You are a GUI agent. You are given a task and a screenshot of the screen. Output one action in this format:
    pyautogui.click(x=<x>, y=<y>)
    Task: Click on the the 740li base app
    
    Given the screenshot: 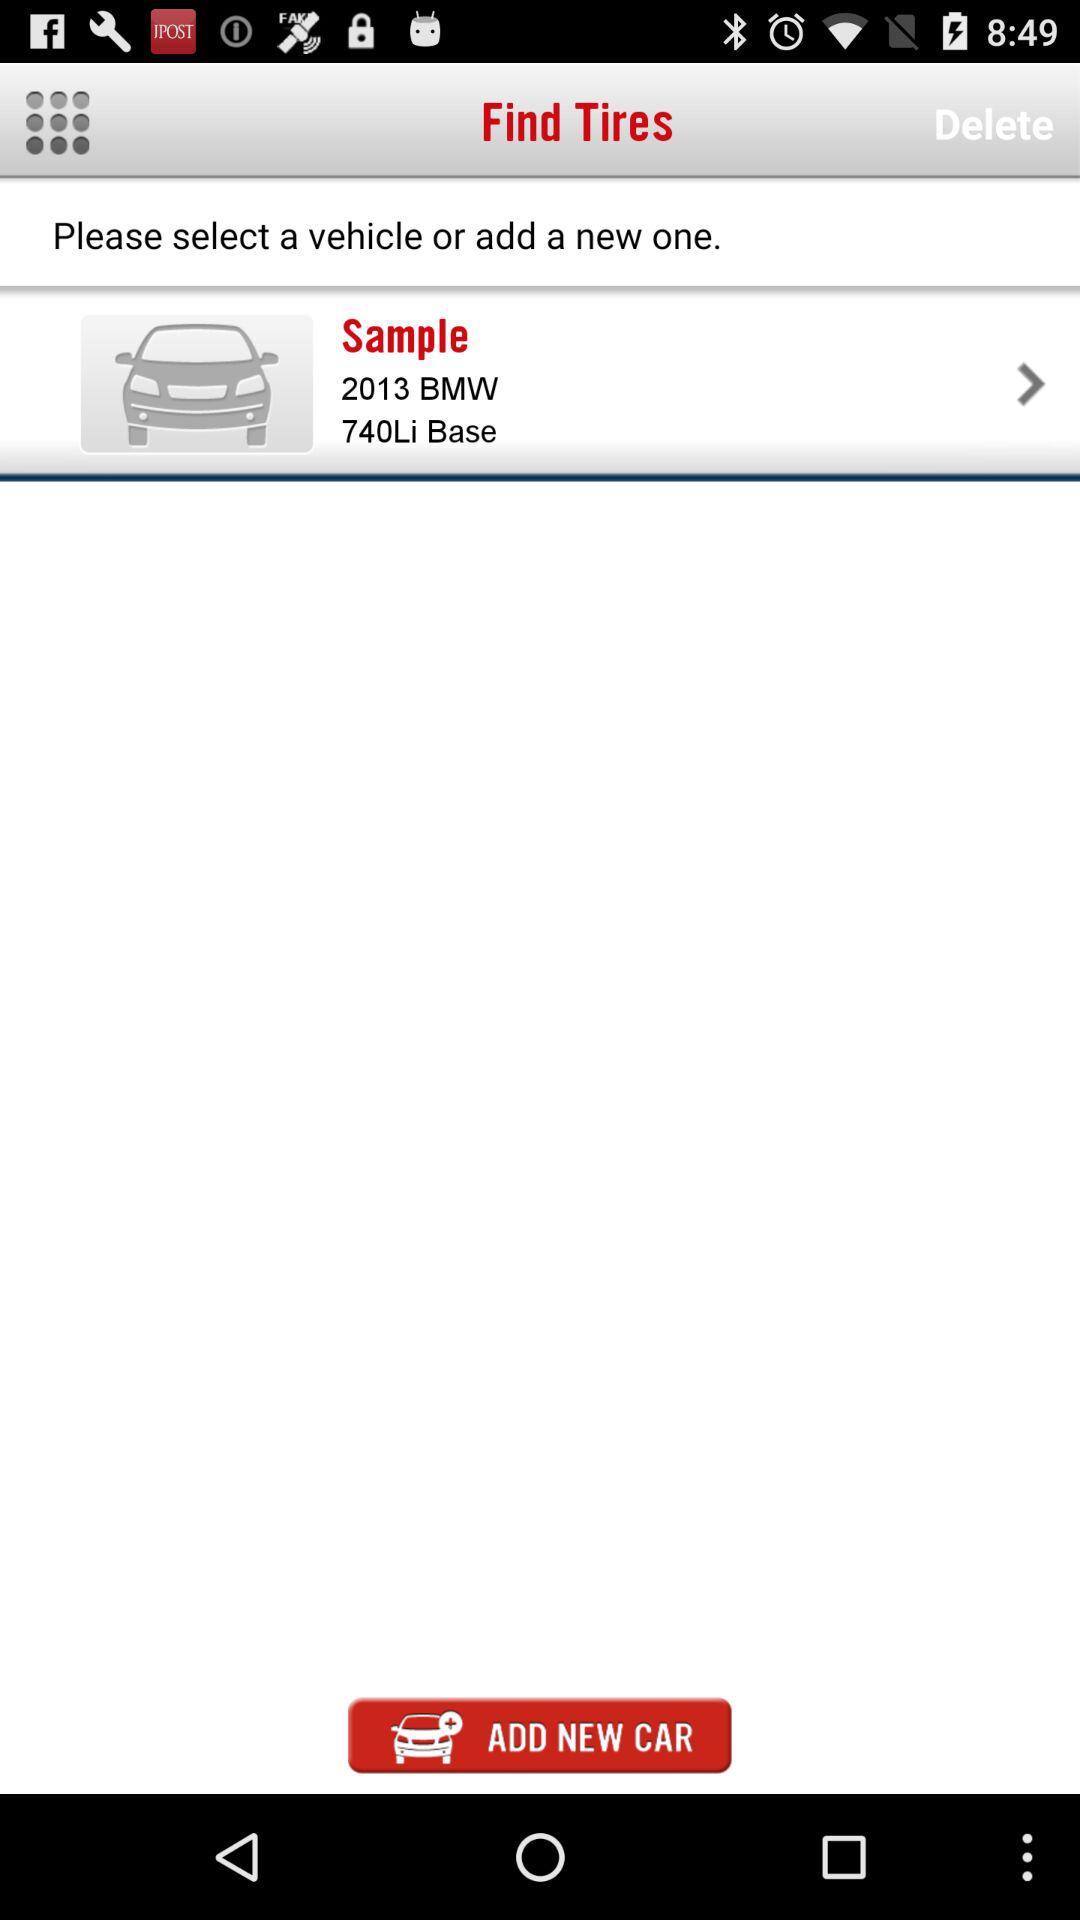 What is the action you would take?
    pyautogui.click(x=675, y=430)
    